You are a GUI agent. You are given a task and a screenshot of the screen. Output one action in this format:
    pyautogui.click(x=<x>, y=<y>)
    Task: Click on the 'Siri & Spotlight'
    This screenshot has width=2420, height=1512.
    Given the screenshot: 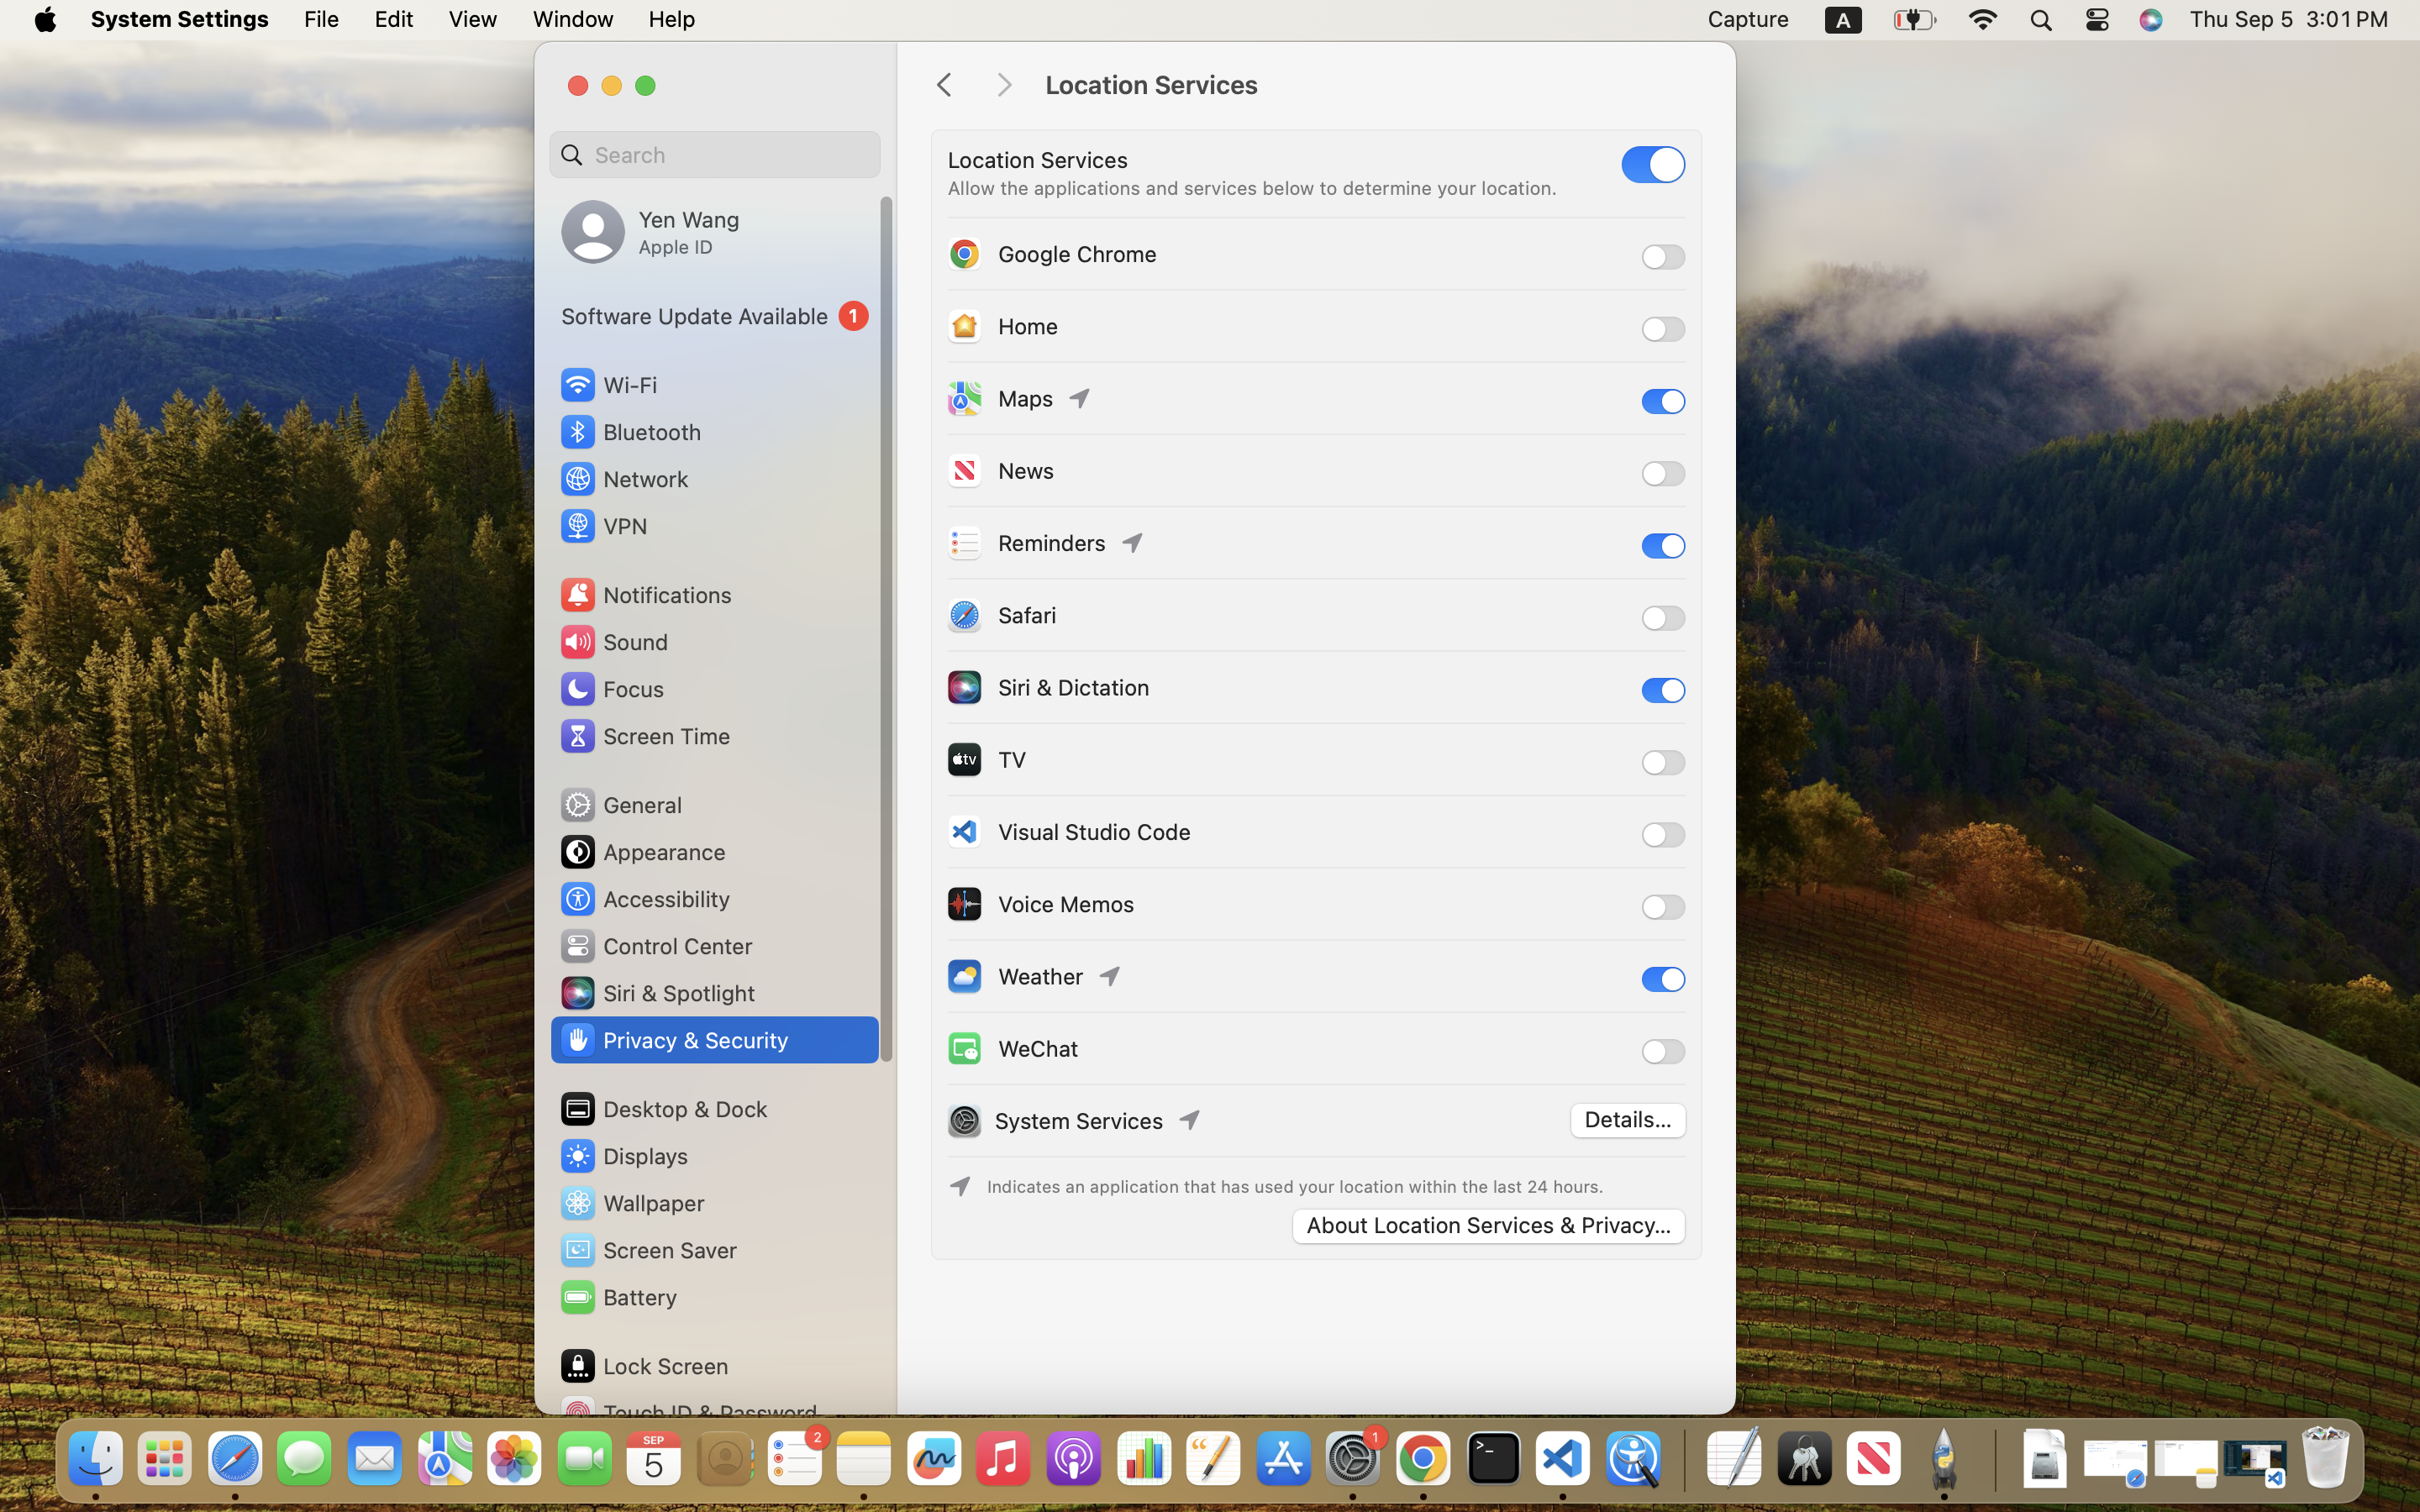 What is the action you would take?
    pyautogui.click(x=655, y=992)
    